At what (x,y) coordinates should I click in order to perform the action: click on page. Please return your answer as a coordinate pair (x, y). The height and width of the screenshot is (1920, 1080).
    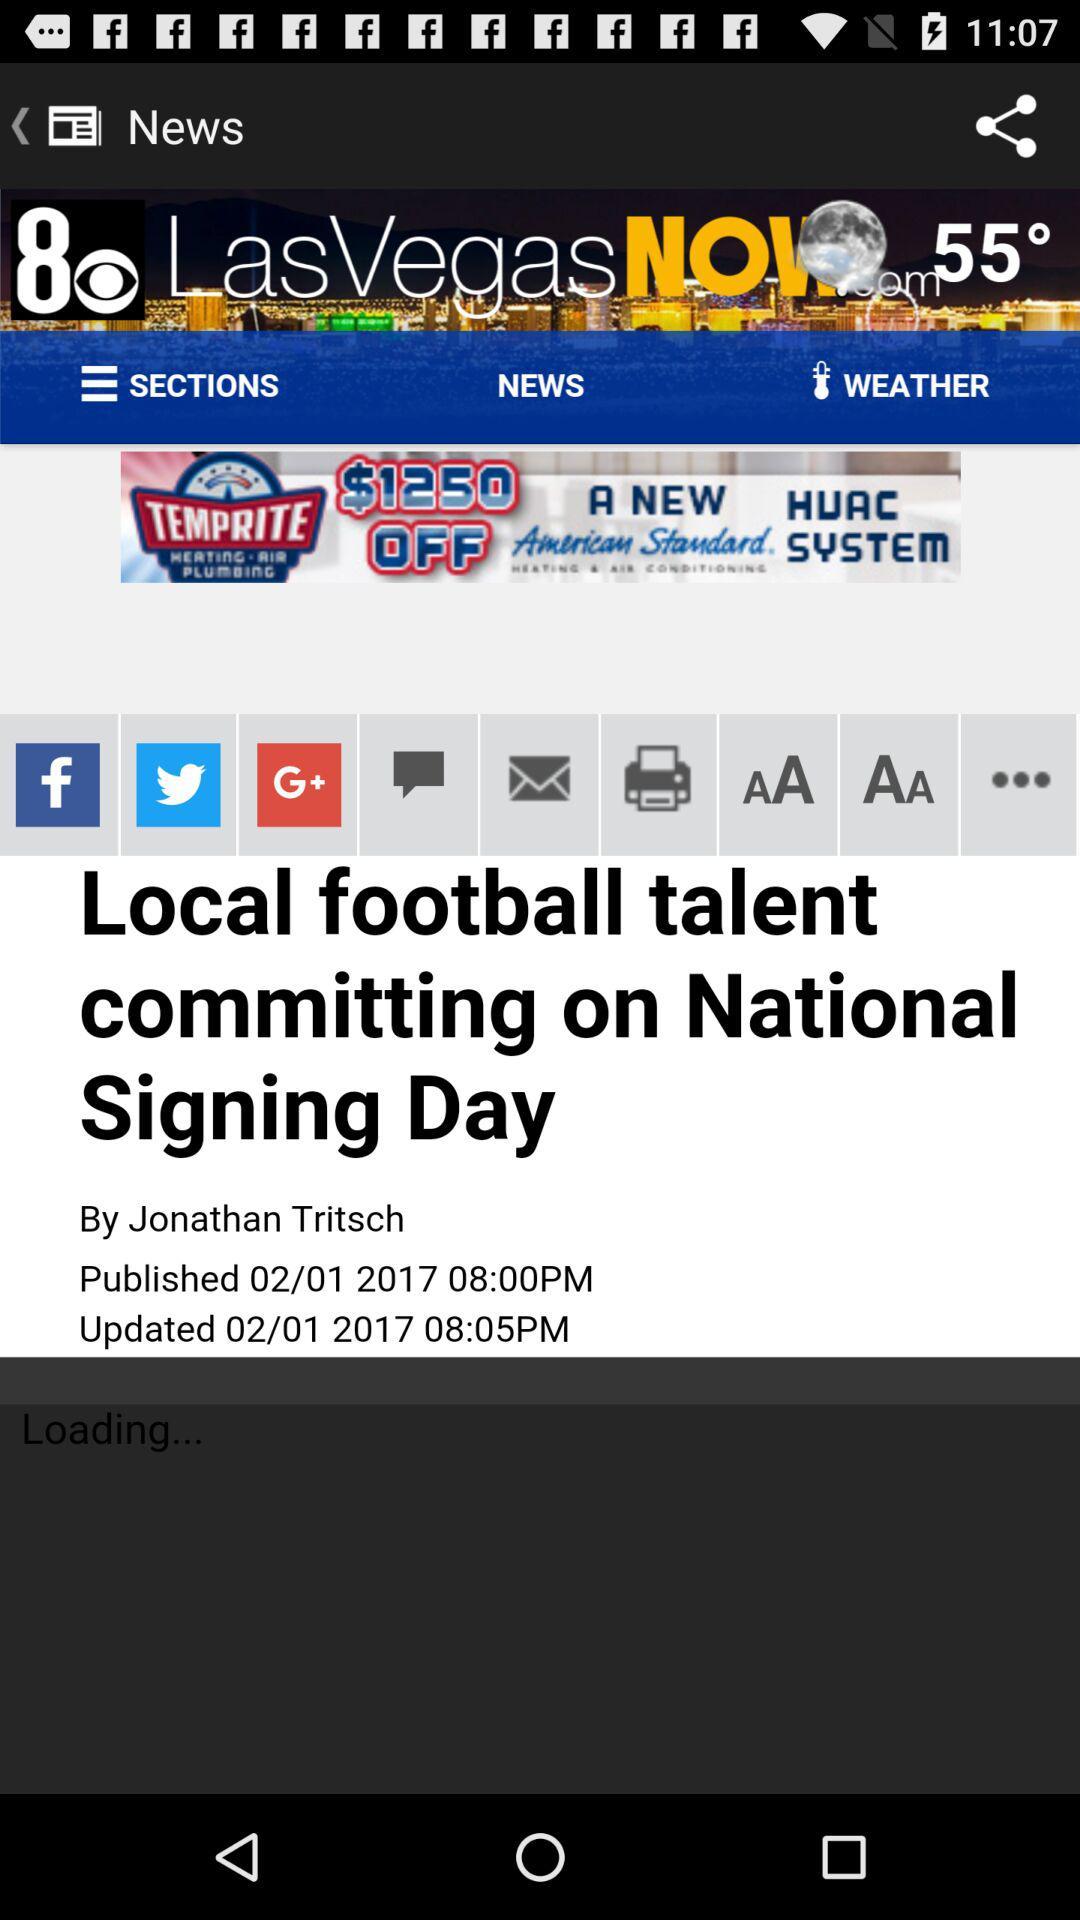
    Looking at the image, I should click on (540, 991).